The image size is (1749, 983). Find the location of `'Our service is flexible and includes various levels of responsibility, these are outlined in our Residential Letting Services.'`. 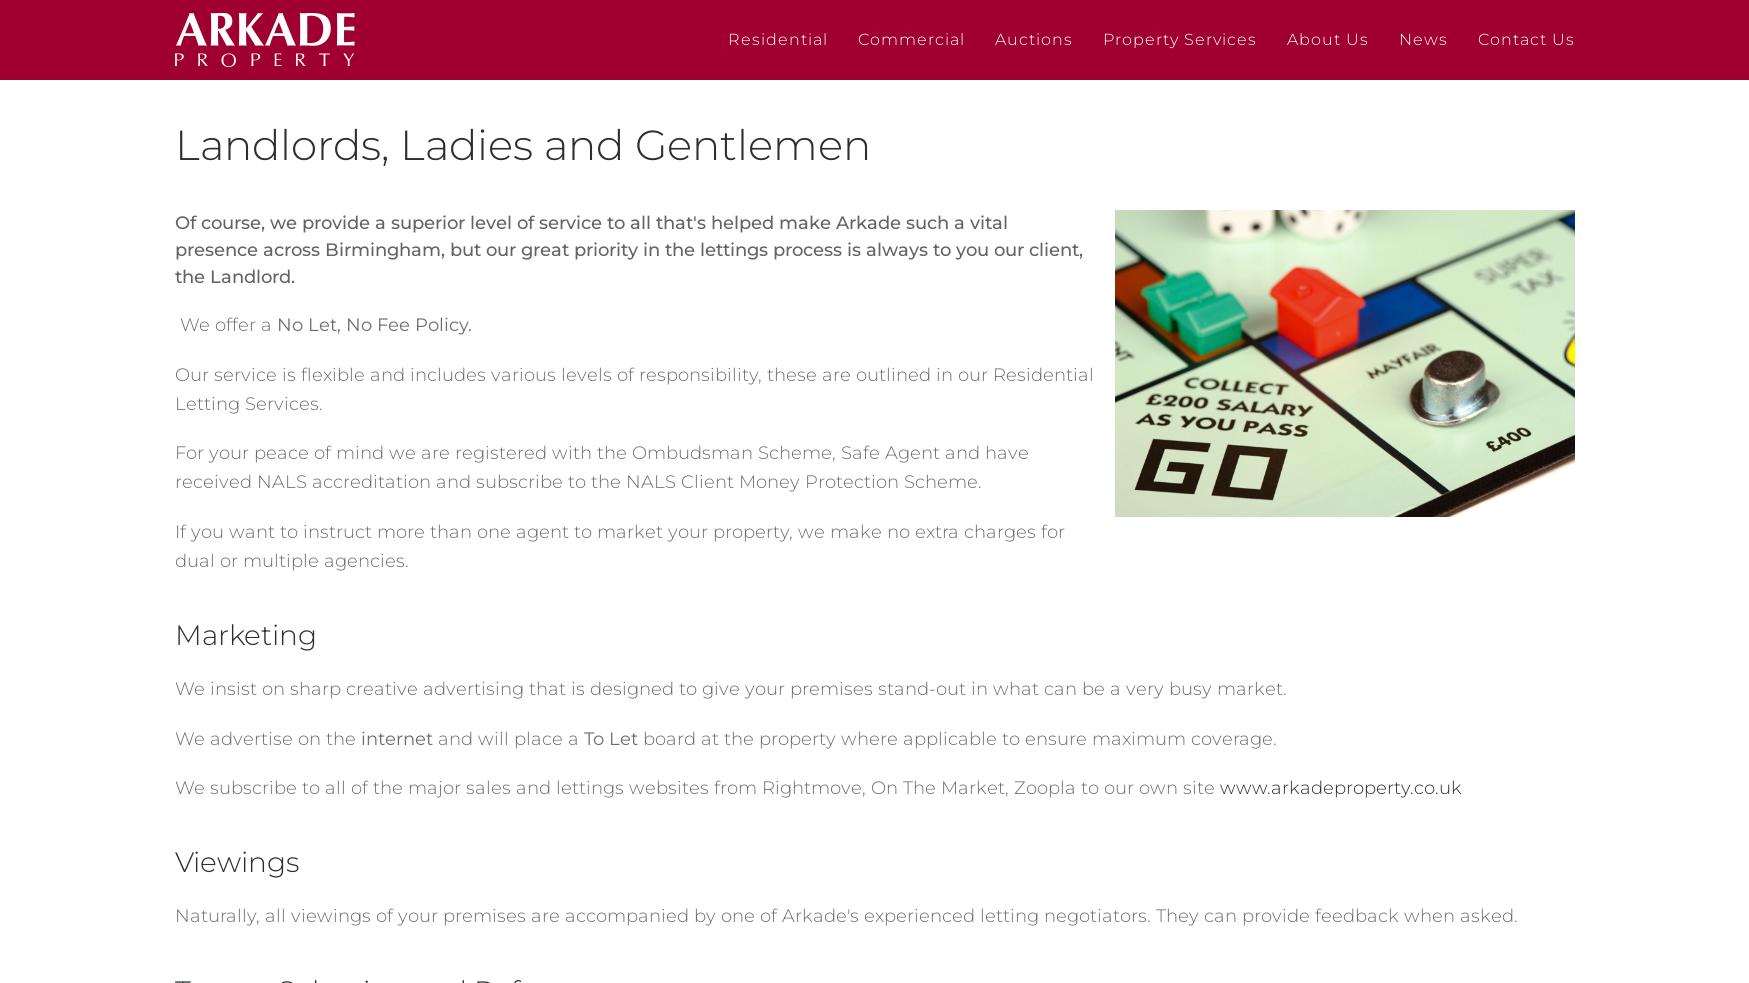

'Our service is flexible and includes various levels of responsibility, these are outlined in our Residential Letting Services.' is located at coordinates (633, 387).